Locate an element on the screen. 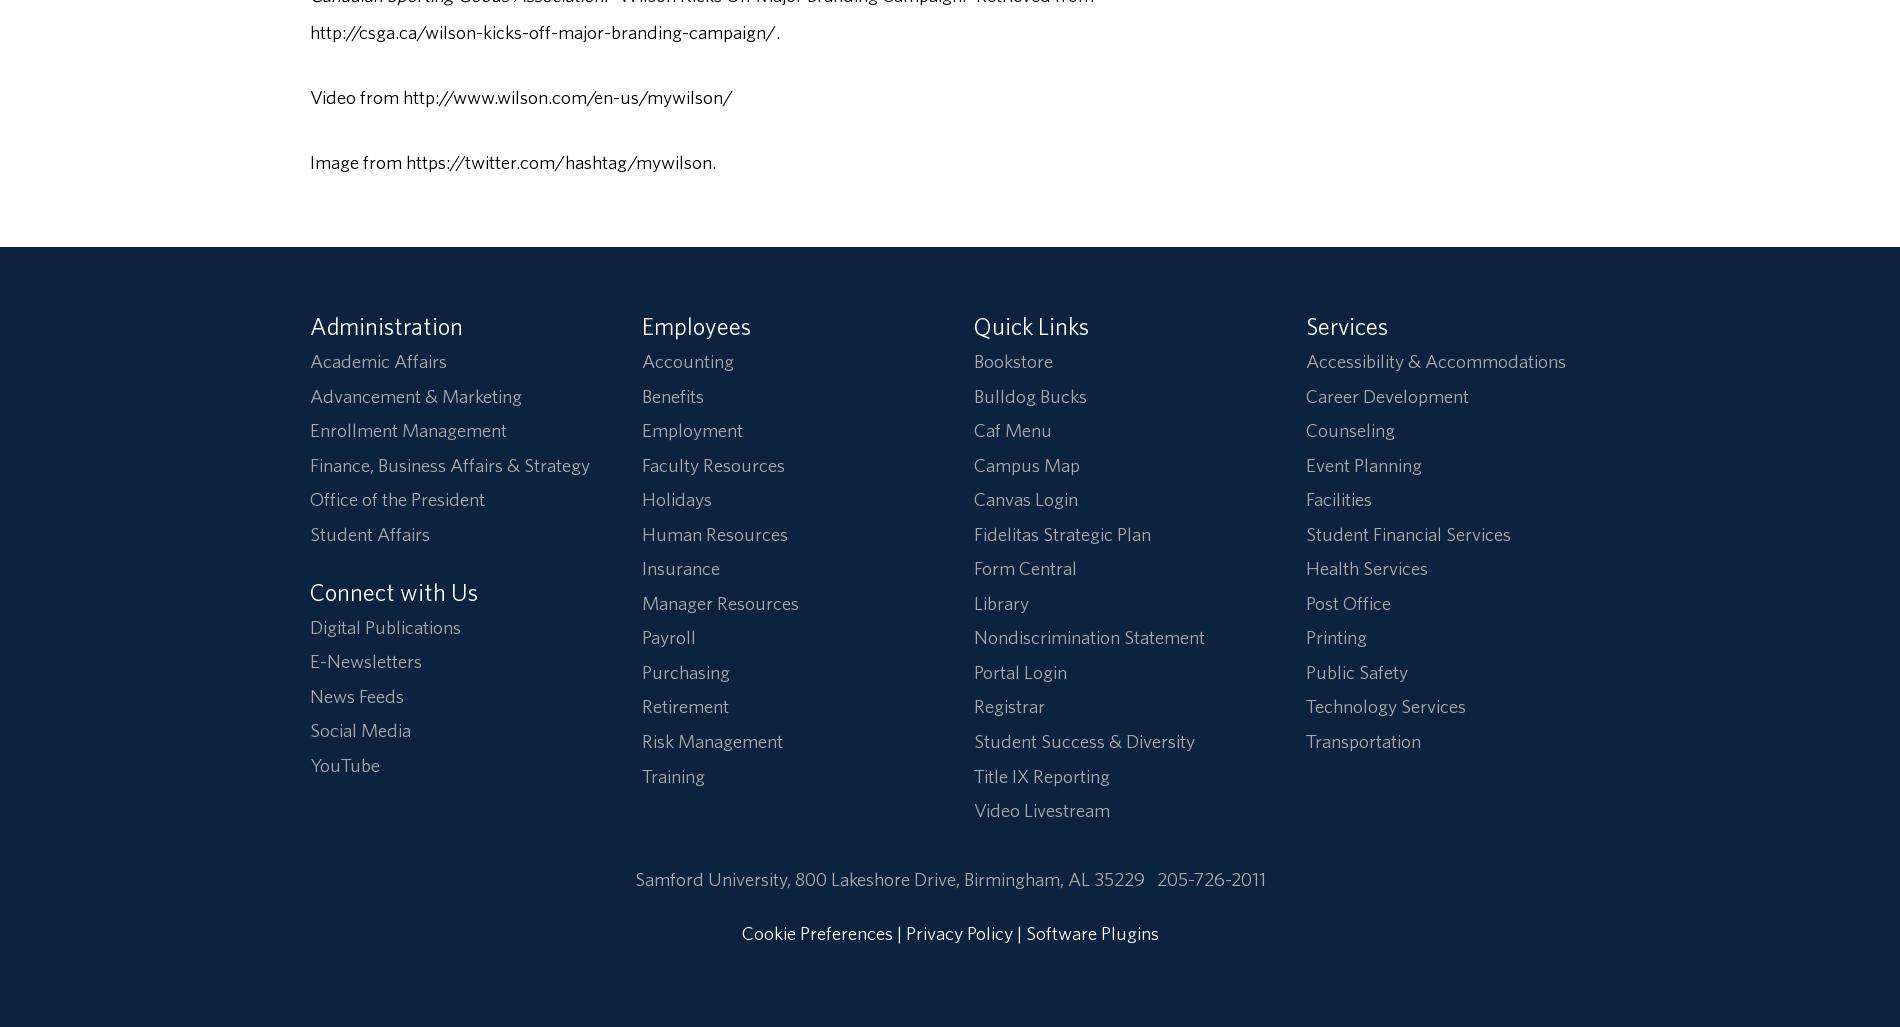 Image resolution: width=1900 pixels, height=1027 pixels. 'Public Safety' is located at coordinates (1355, 670).